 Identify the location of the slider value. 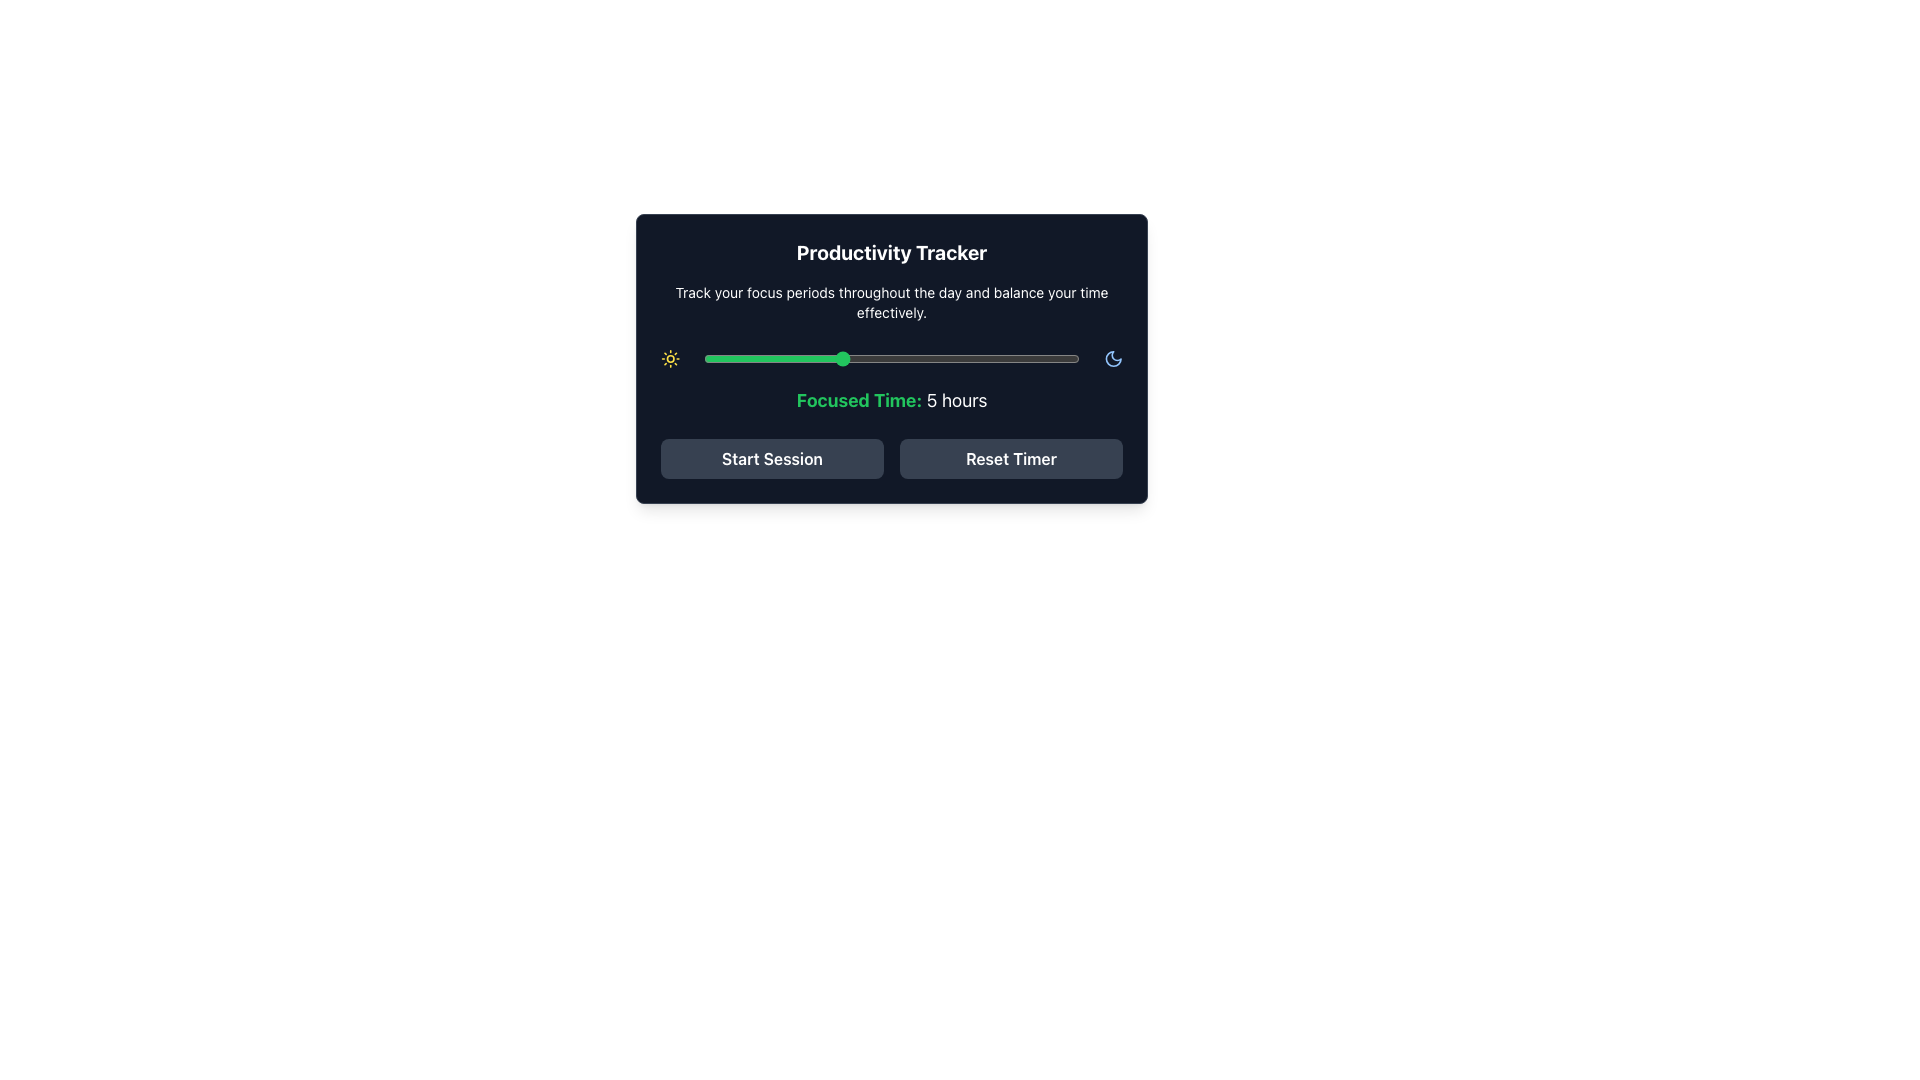
(1043, 357).